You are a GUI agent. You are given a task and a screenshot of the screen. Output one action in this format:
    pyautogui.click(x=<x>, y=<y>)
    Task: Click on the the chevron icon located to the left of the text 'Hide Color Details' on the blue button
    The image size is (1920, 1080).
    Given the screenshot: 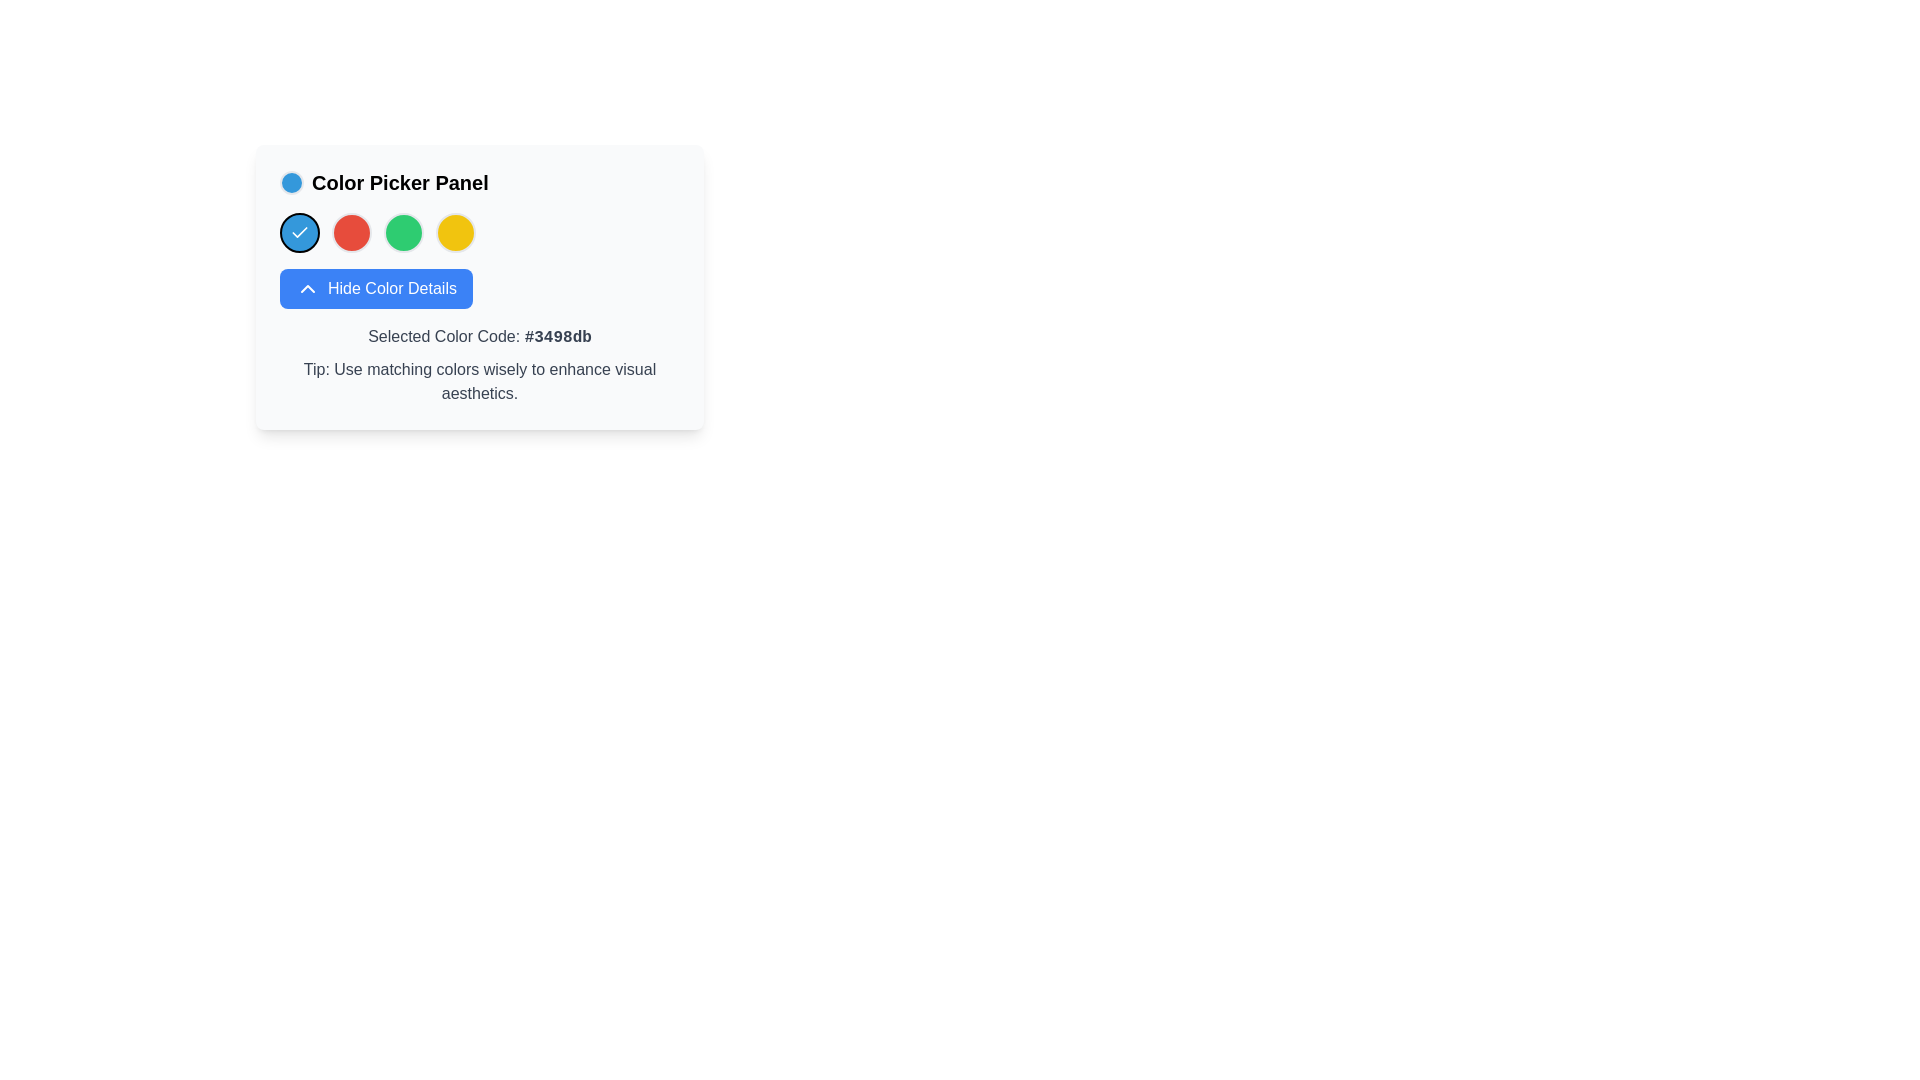 What is the action you would take?
    pyautogui.click(x=306, y=289)
    